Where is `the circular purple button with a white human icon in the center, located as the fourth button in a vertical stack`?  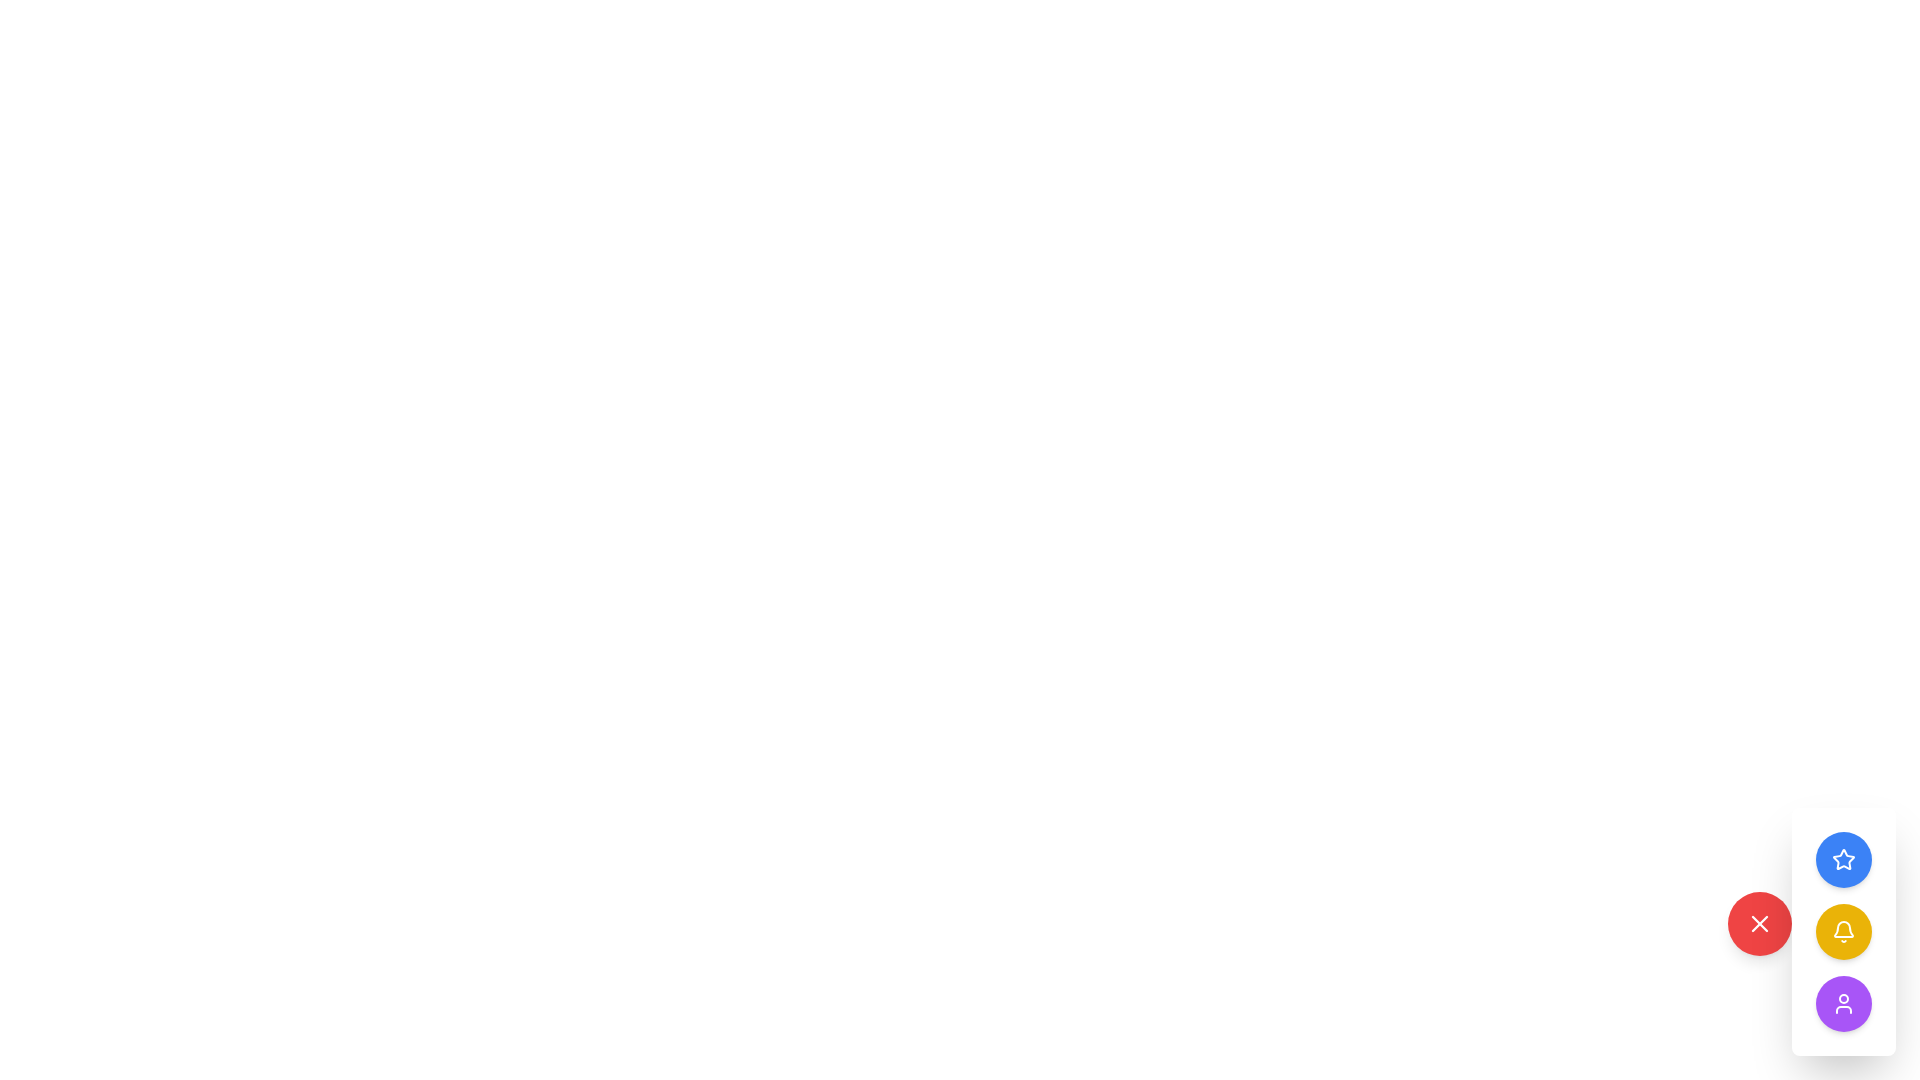
the circular purple button with a white human icon in the center, located as the fourth button in a vertical stack is located at coordinates (1842, 1003).